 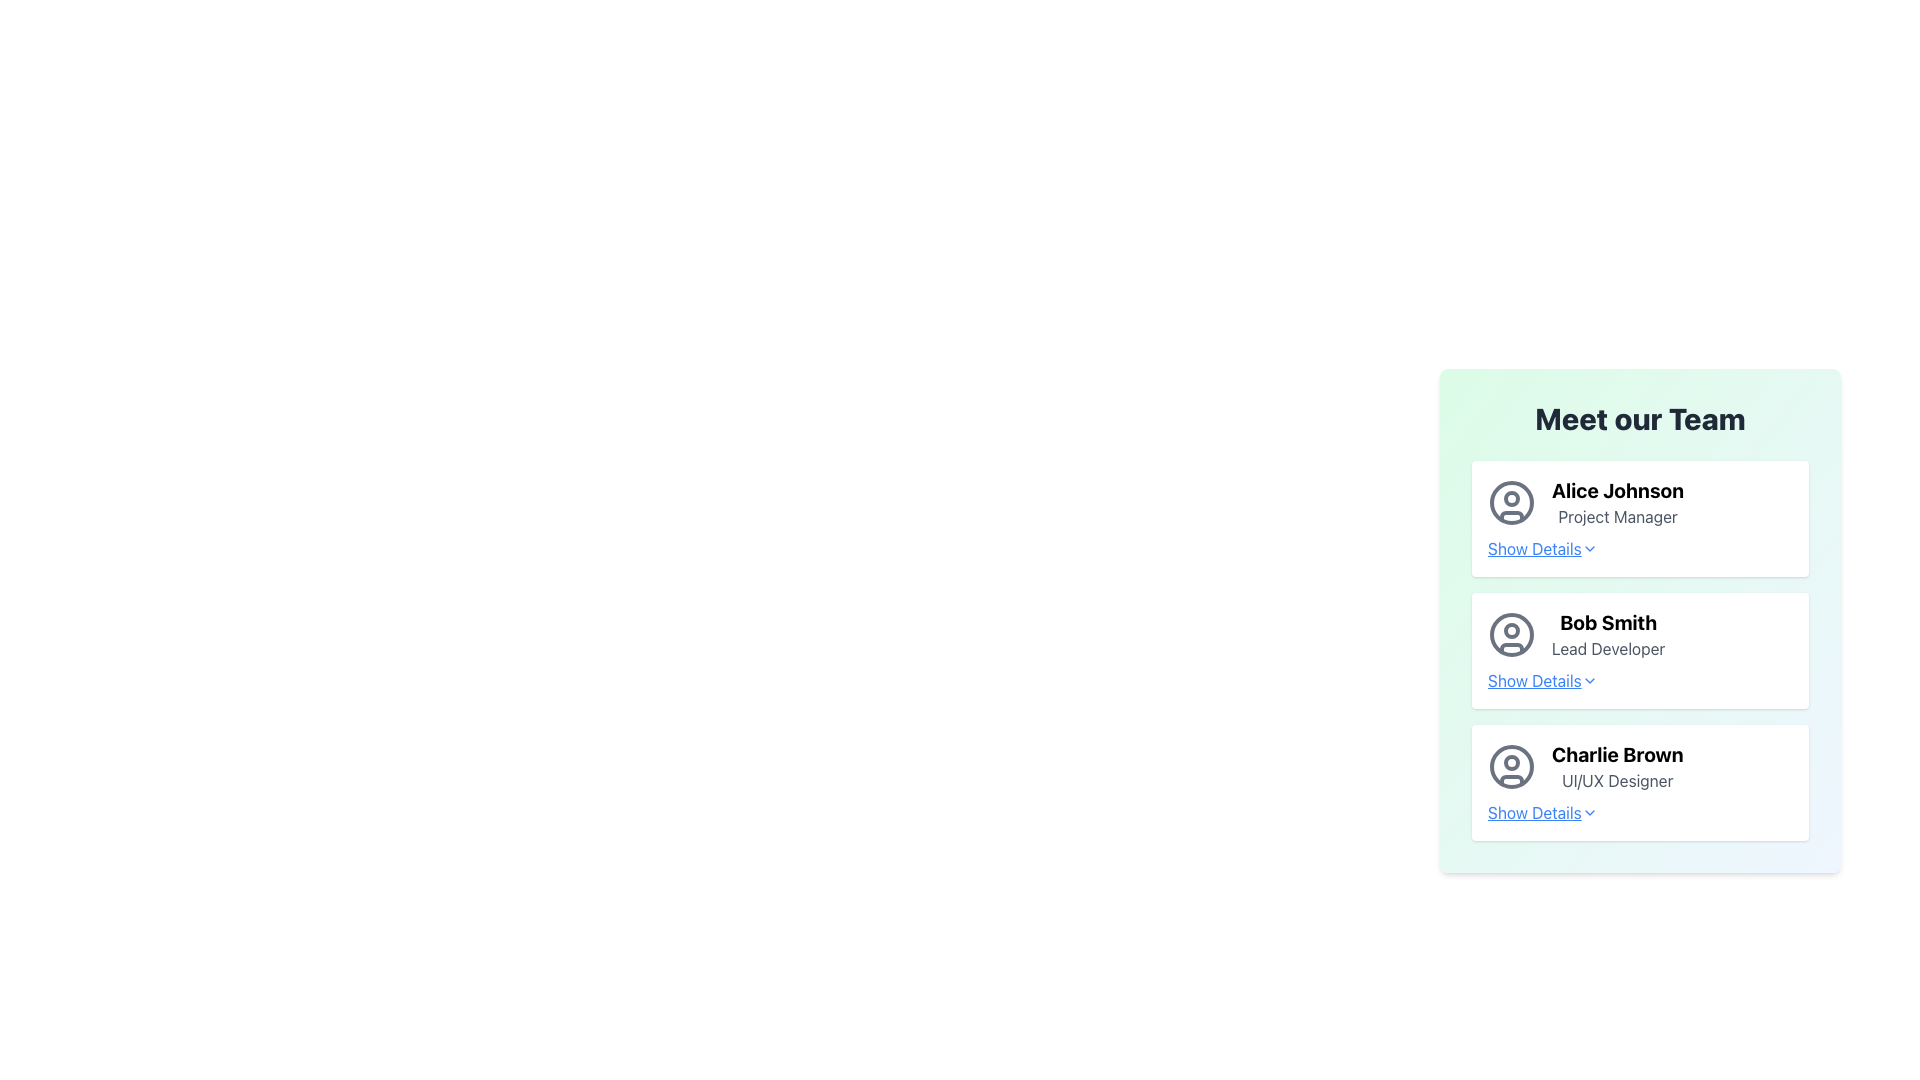 What do you see at coordinates (1640, 680) in the screenshot?
I see `the 'Show Details' hyperlink` at bounding box center [1640, 680].